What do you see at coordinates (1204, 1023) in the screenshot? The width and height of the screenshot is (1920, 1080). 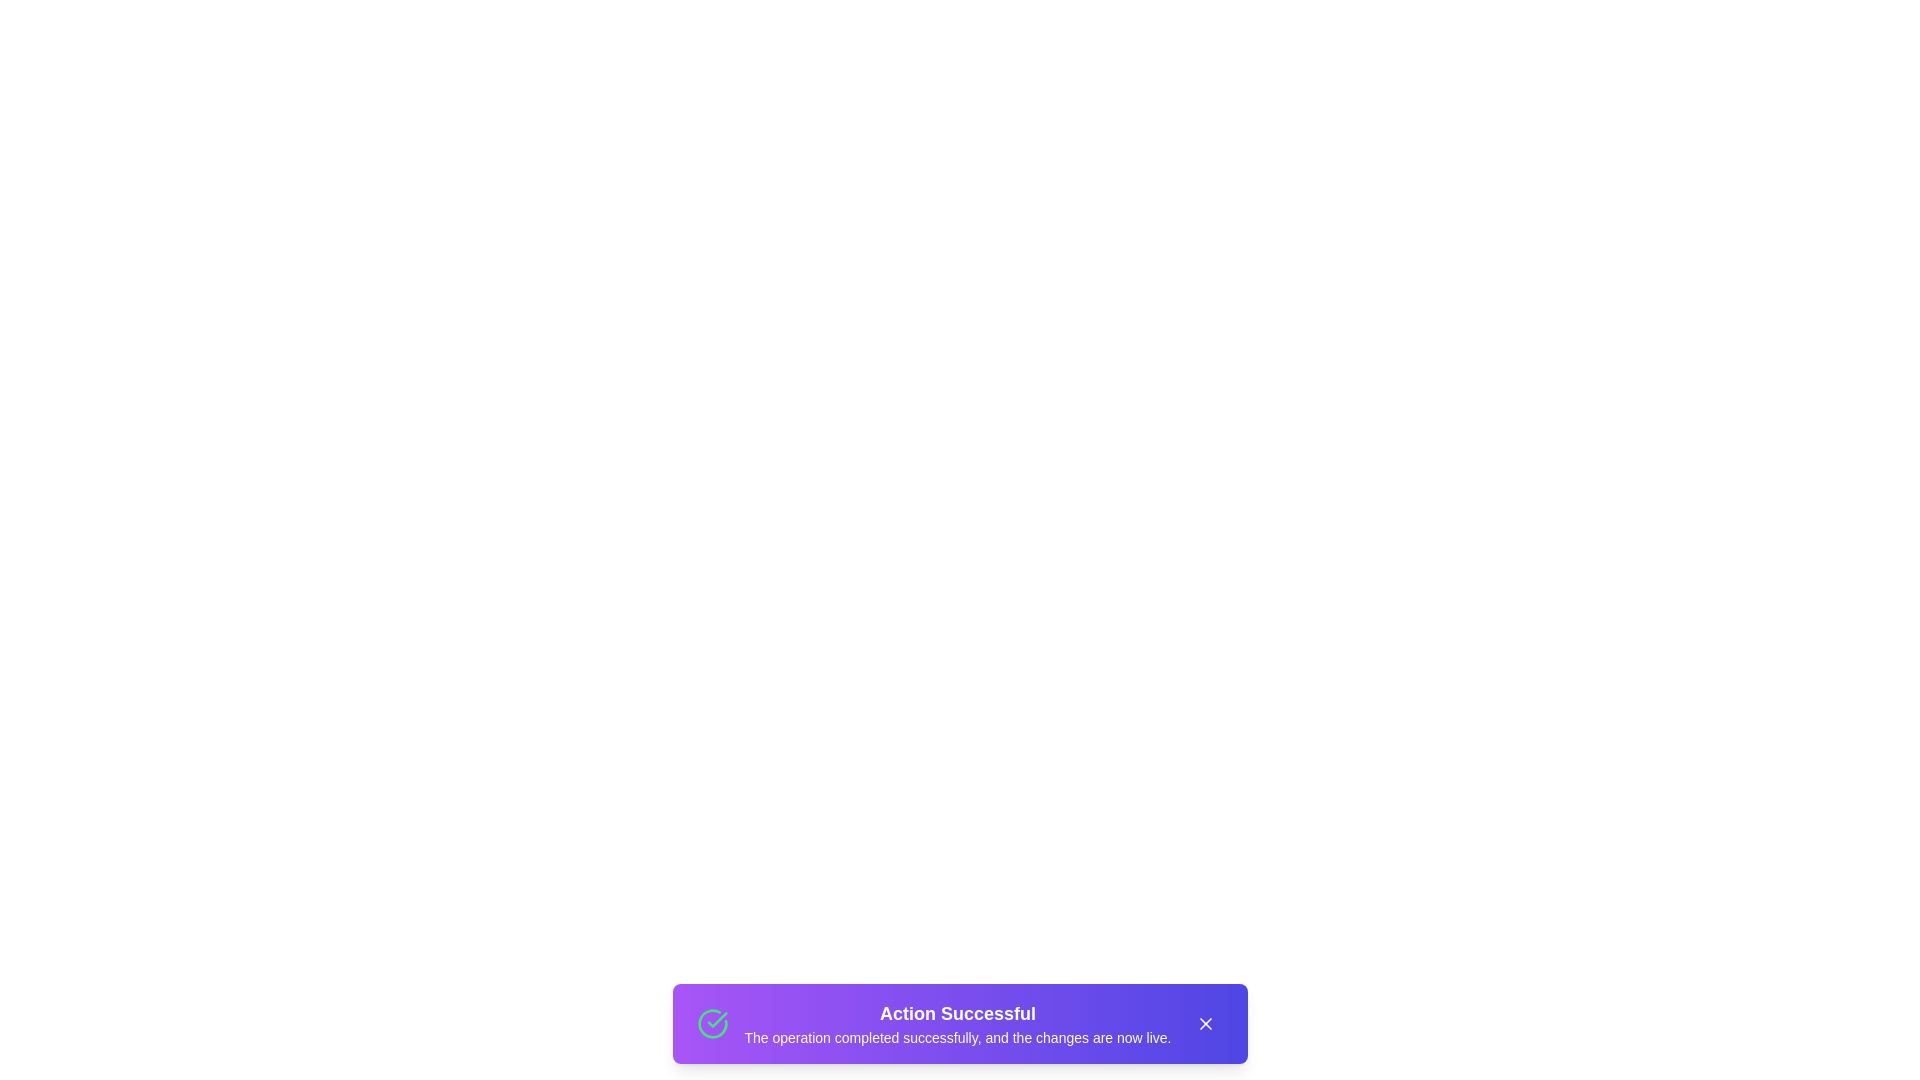 I see `the close button to observe visual feedback` at bounding box center [1204, 1023].